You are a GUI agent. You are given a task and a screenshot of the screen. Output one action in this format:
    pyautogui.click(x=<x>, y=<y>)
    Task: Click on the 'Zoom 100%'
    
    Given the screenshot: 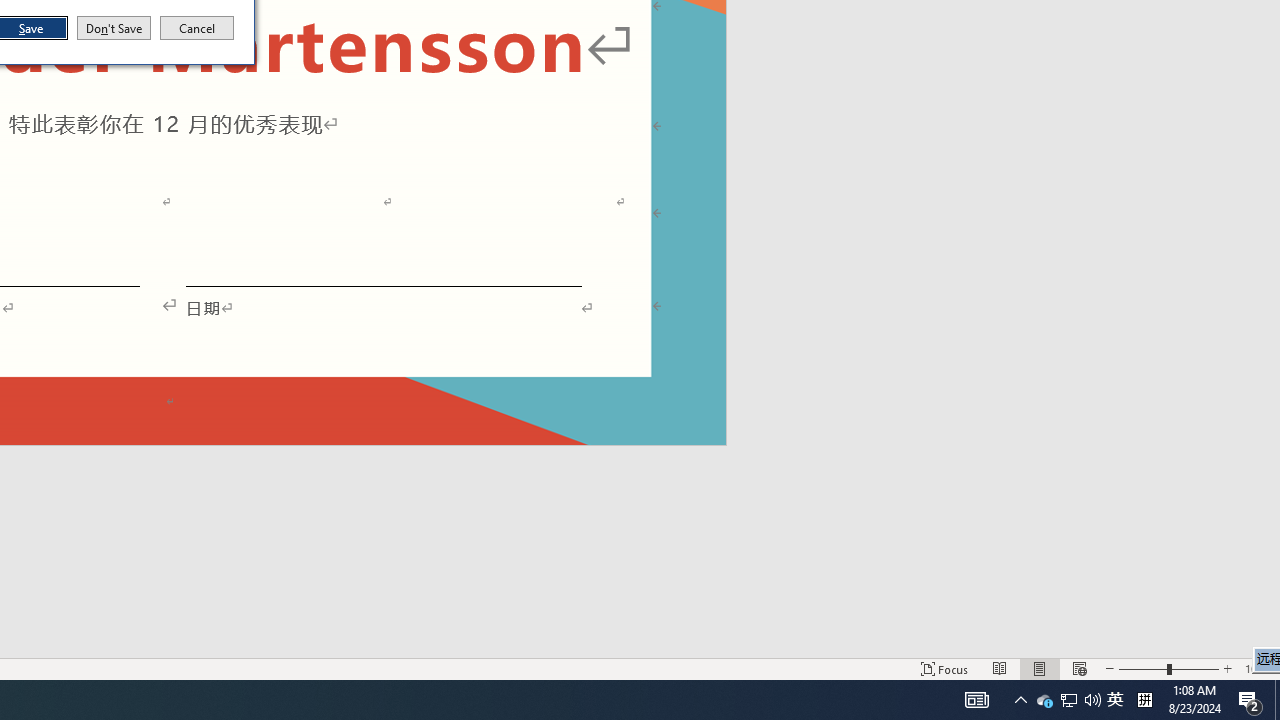 What is the action you would take?
    pyautogui.click(x=1257, y=669)
    